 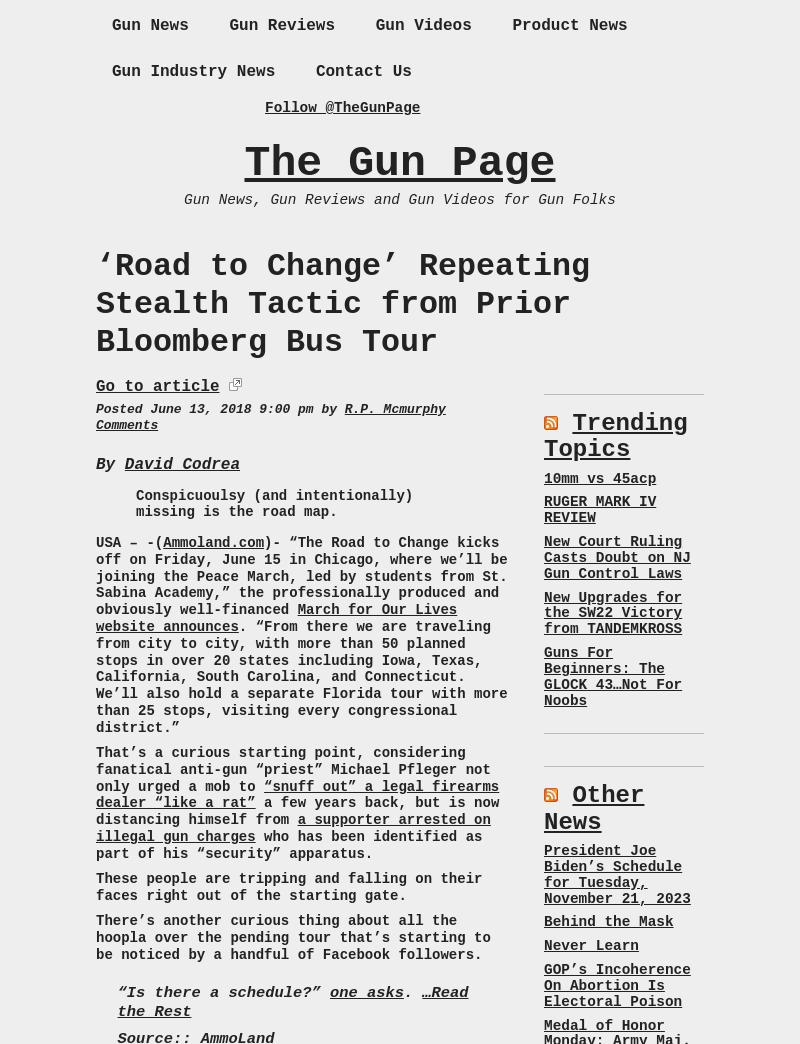 I want to click on 'Product News', so click(x=568, y=23).